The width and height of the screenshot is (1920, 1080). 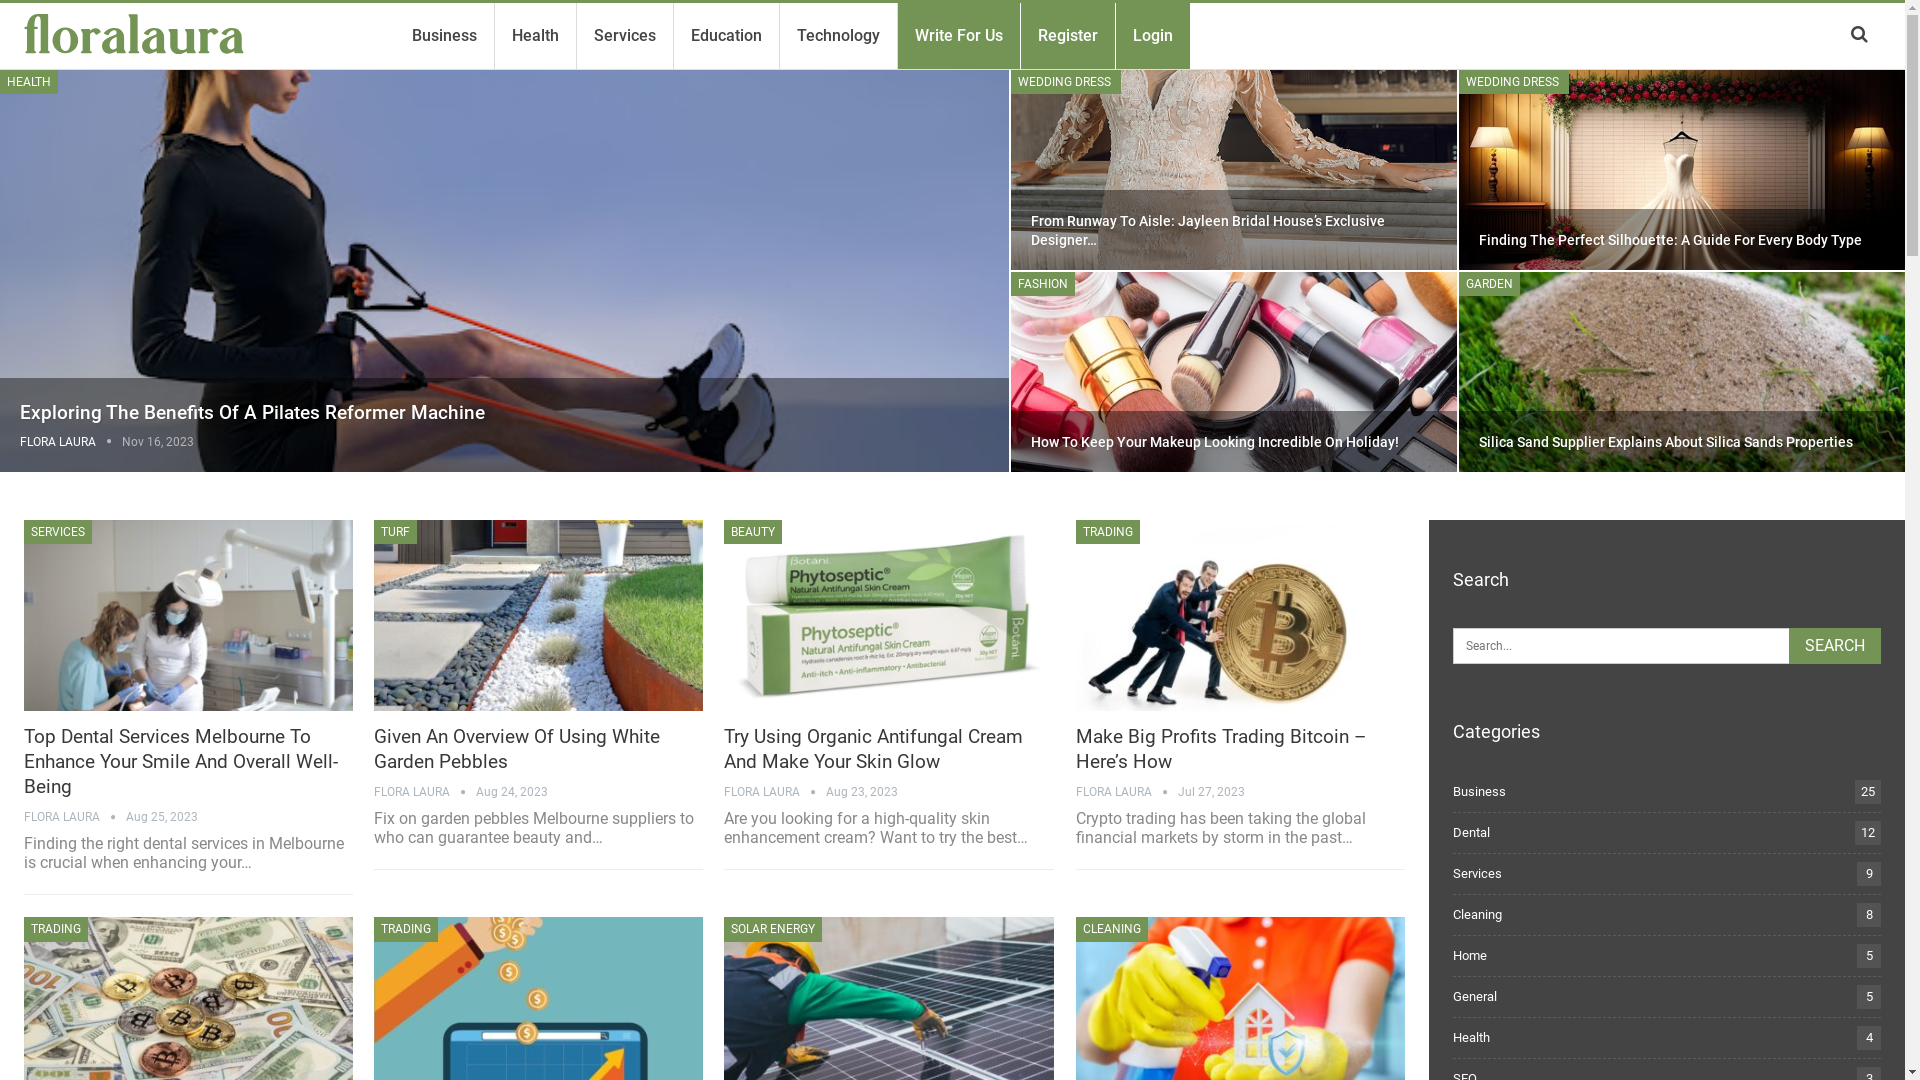 What do you see at coordinates (56, 929) in the screenshot?
I see `'TRADING'` at bounding box center [56, 929].